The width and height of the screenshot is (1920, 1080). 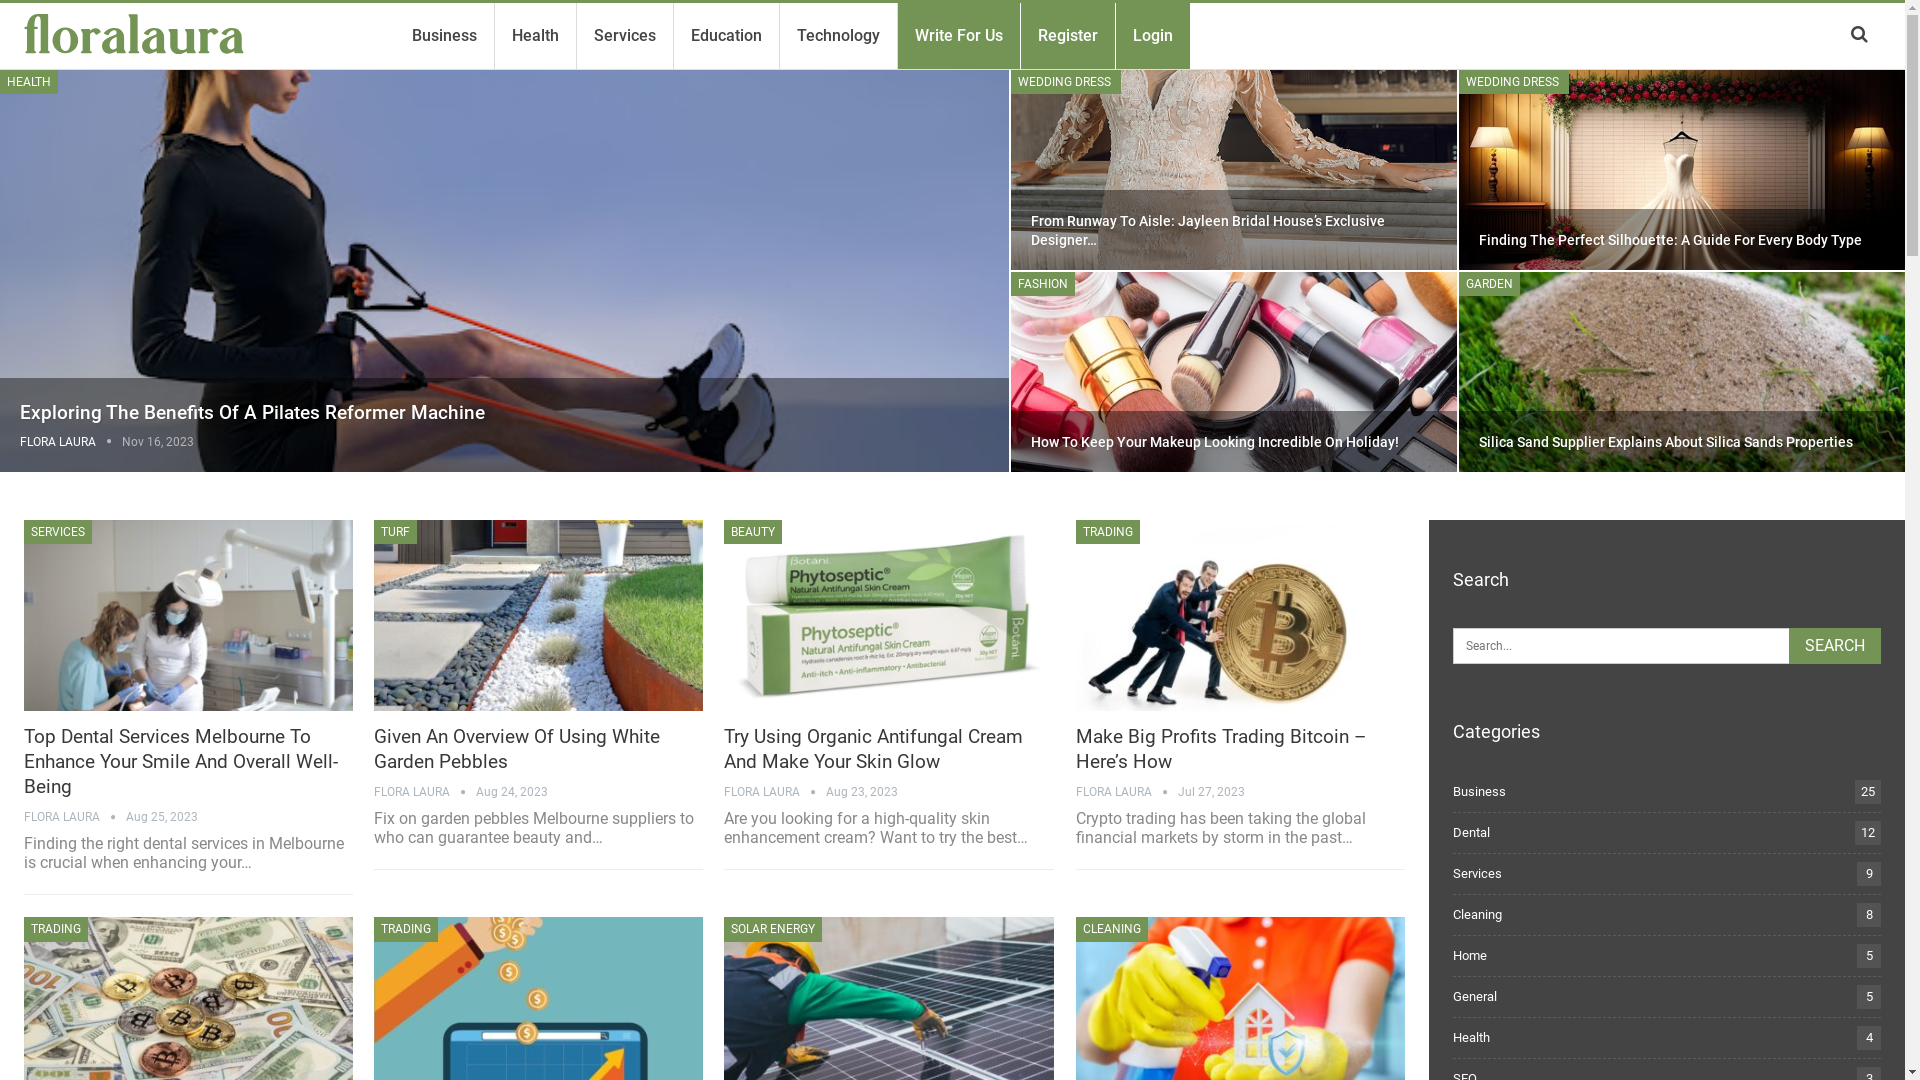 What do you see at coordinates (56, 929) in the screenshot?
I see `'TRADING'` at bounding box center [56, 929].